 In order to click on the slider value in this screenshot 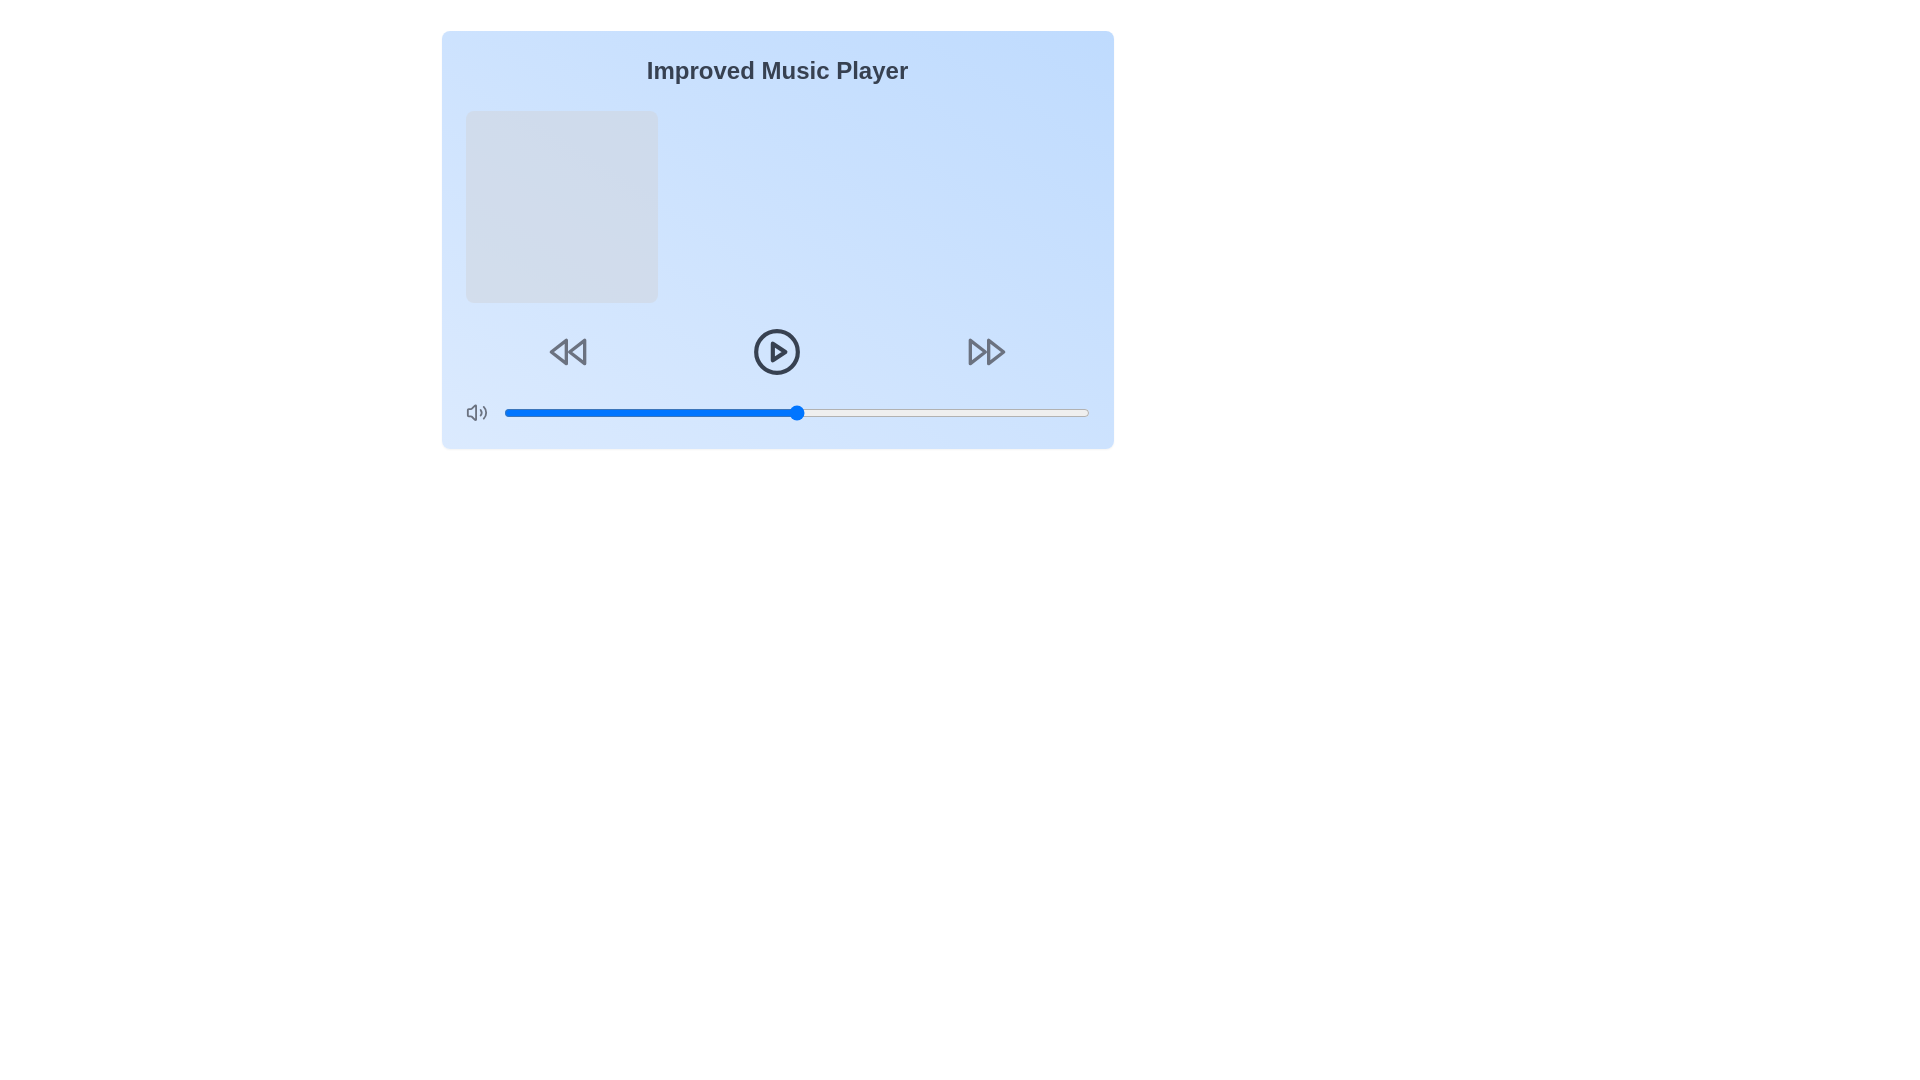, I will do `click(808, 411)`.